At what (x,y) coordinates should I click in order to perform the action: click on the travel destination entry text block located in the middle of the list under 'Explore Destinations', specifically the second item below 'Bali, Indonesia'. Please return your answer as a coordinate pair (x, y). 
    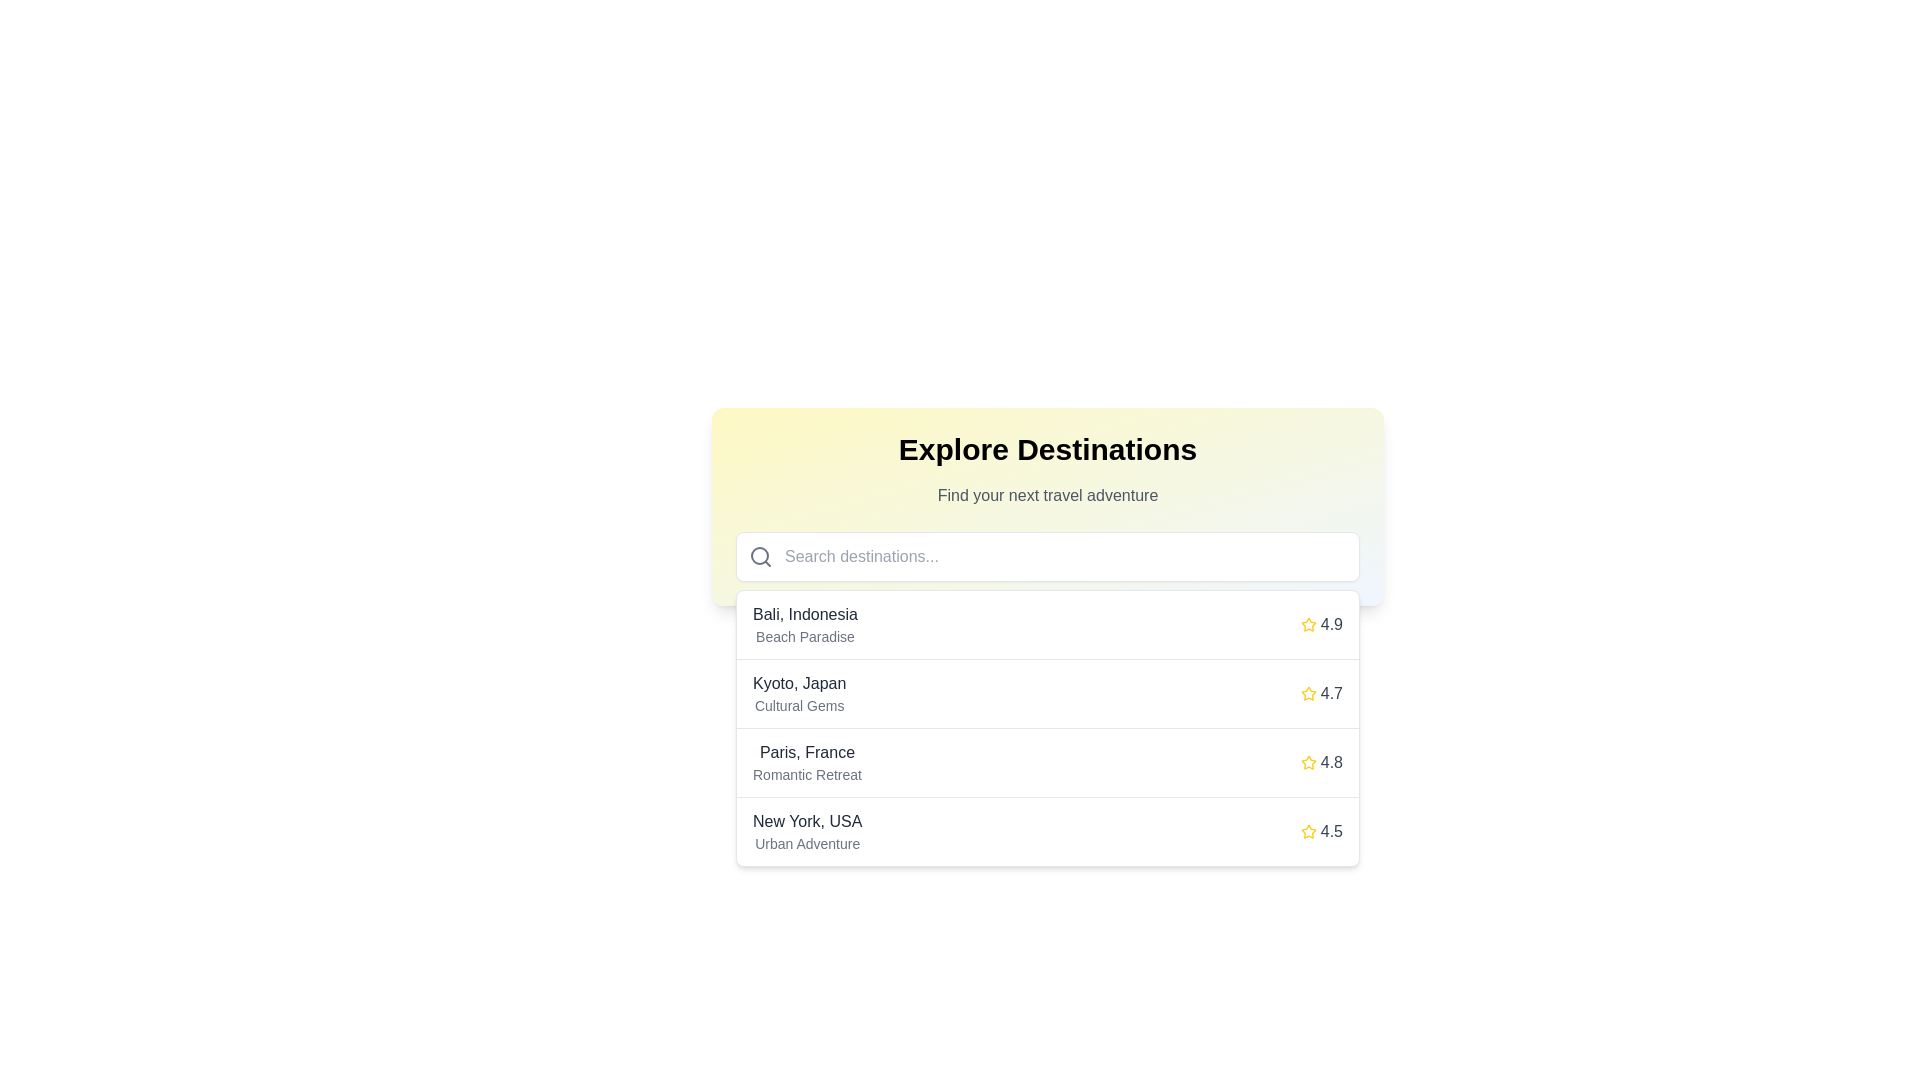
    Looking at the image, I should click on (798, 693).